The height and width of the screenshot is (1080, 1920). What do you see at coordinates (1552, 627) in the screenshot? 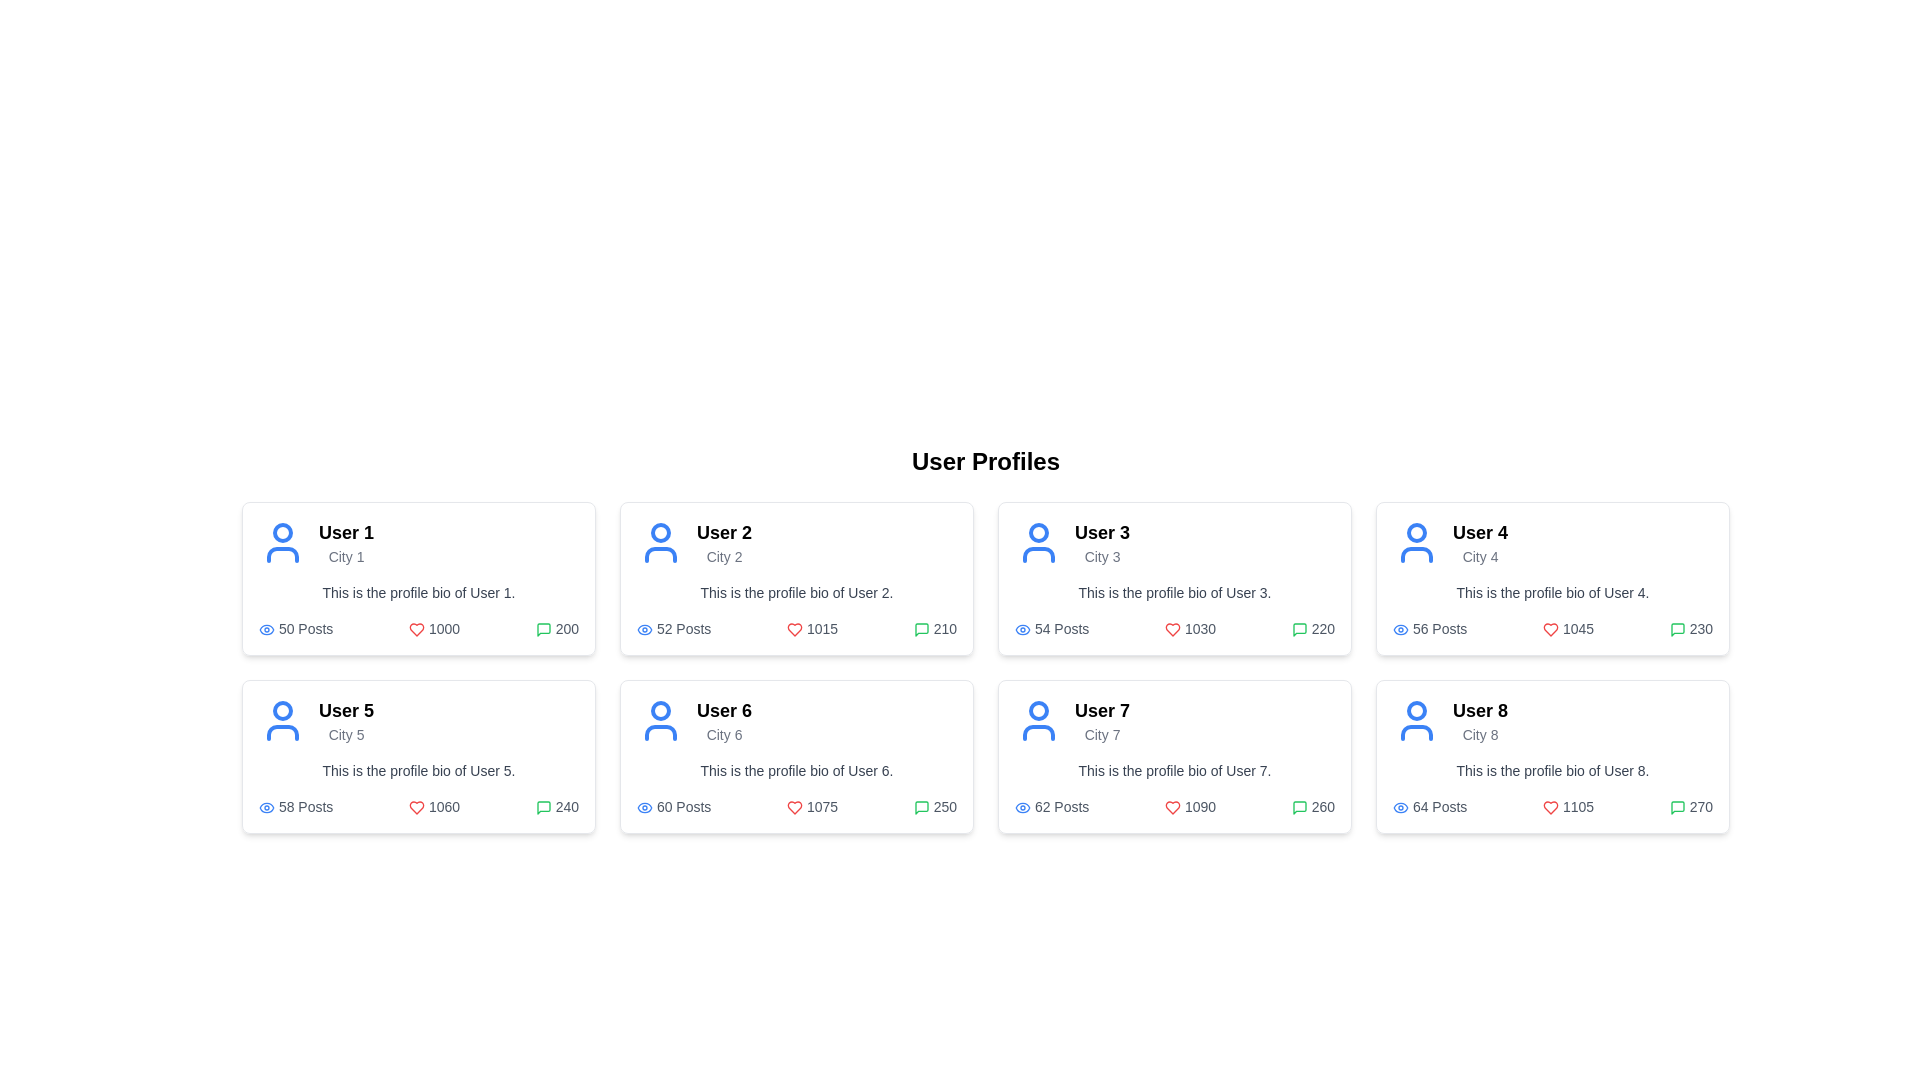
I see `the group of icons with associated text labels that summarizes user activity statistics for 'User 4', located in the bottom section of the card in the first row, fourth column of the user profile grid` at bounding box center [1552, 627].